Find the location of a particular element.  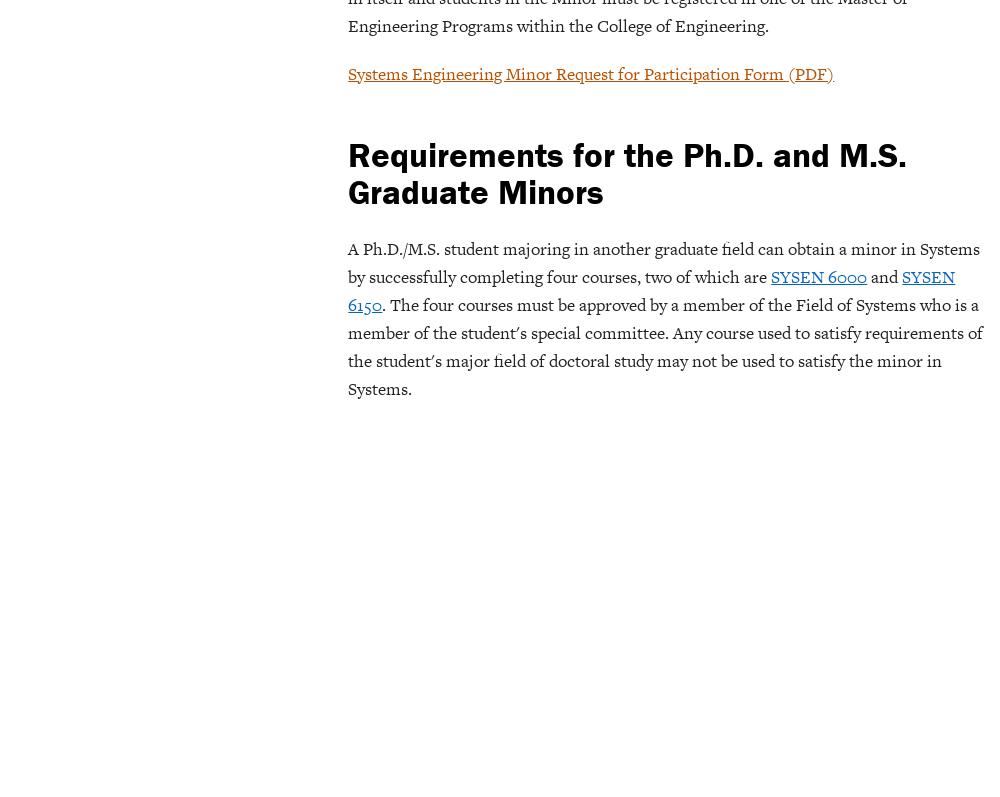

'Copyright © 2023 Cornell University' is located at coordinates (878, 30).